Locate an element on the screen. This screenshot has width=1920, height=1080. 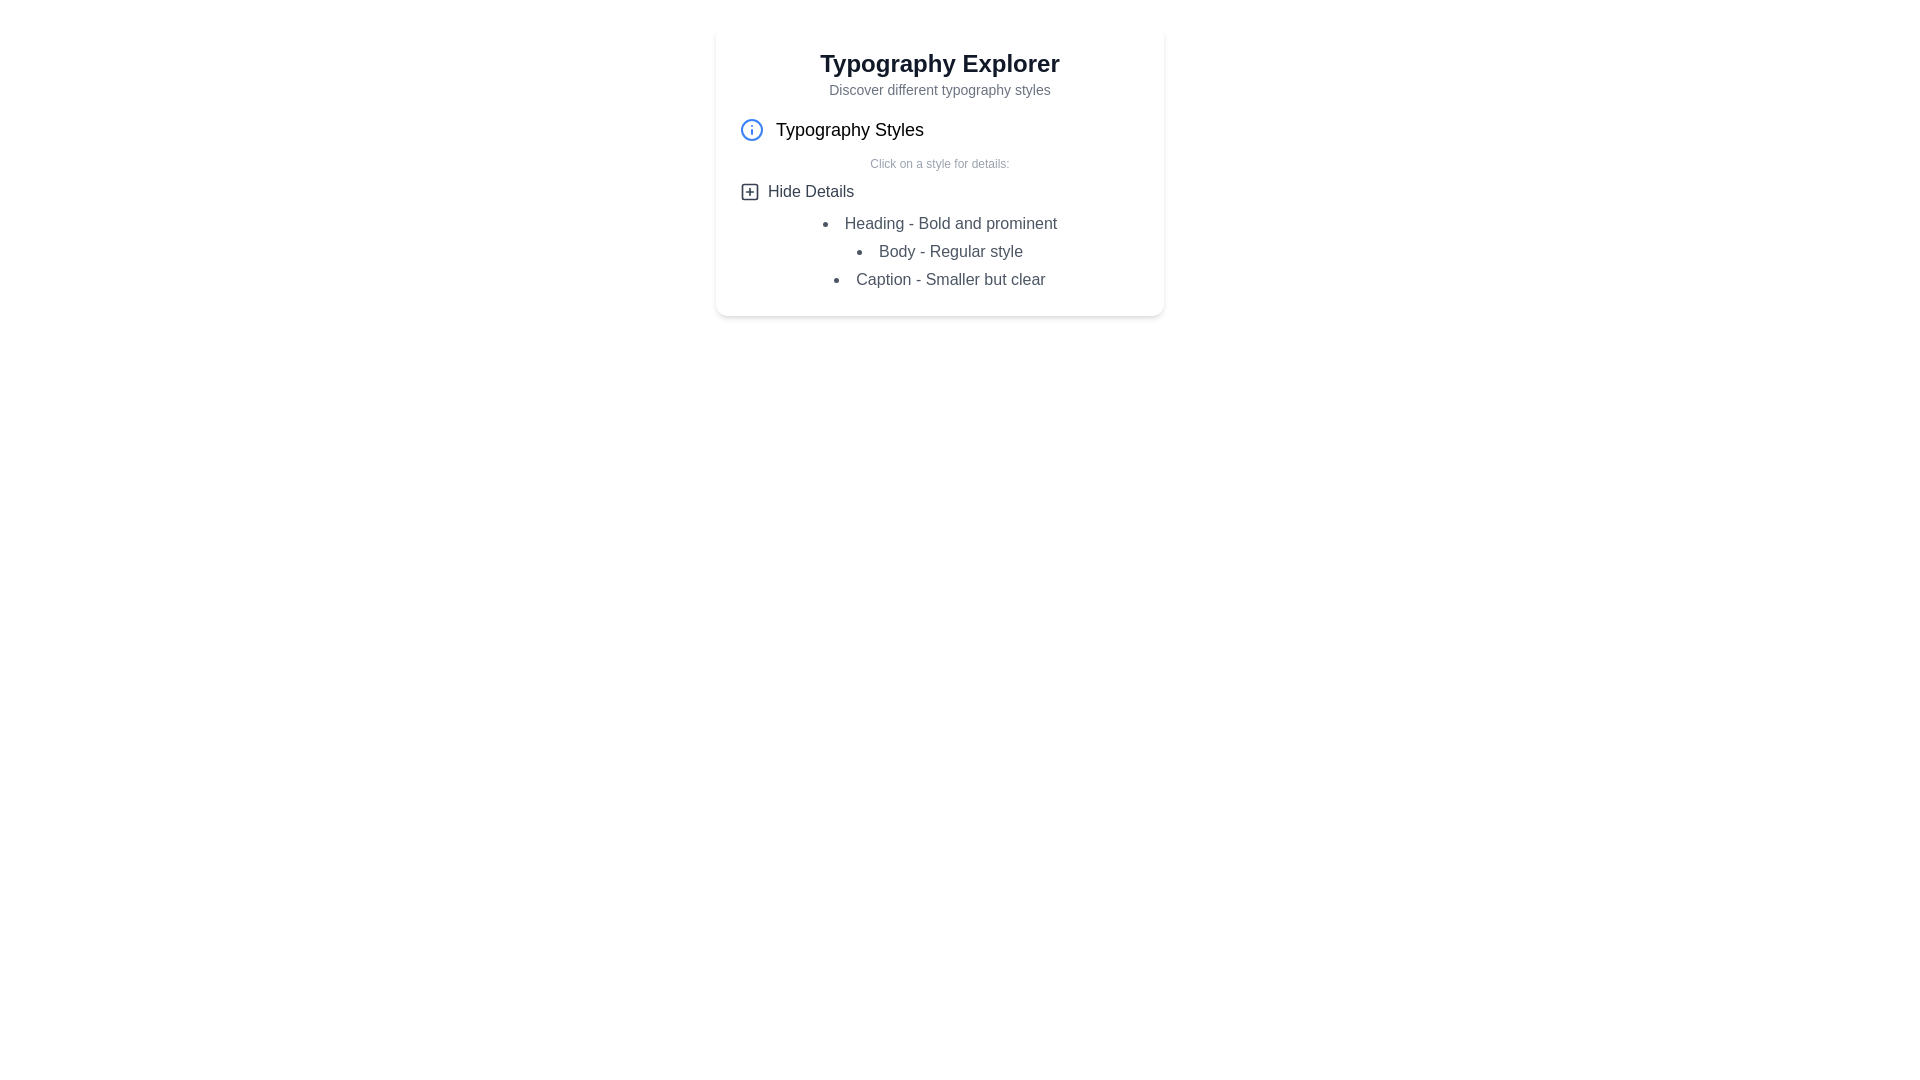
the text label that reads 'Body - Regular style', which is the second item in a vertical bulleted list within the 'Typography Explorer' card is located at coordinates (939, 250).